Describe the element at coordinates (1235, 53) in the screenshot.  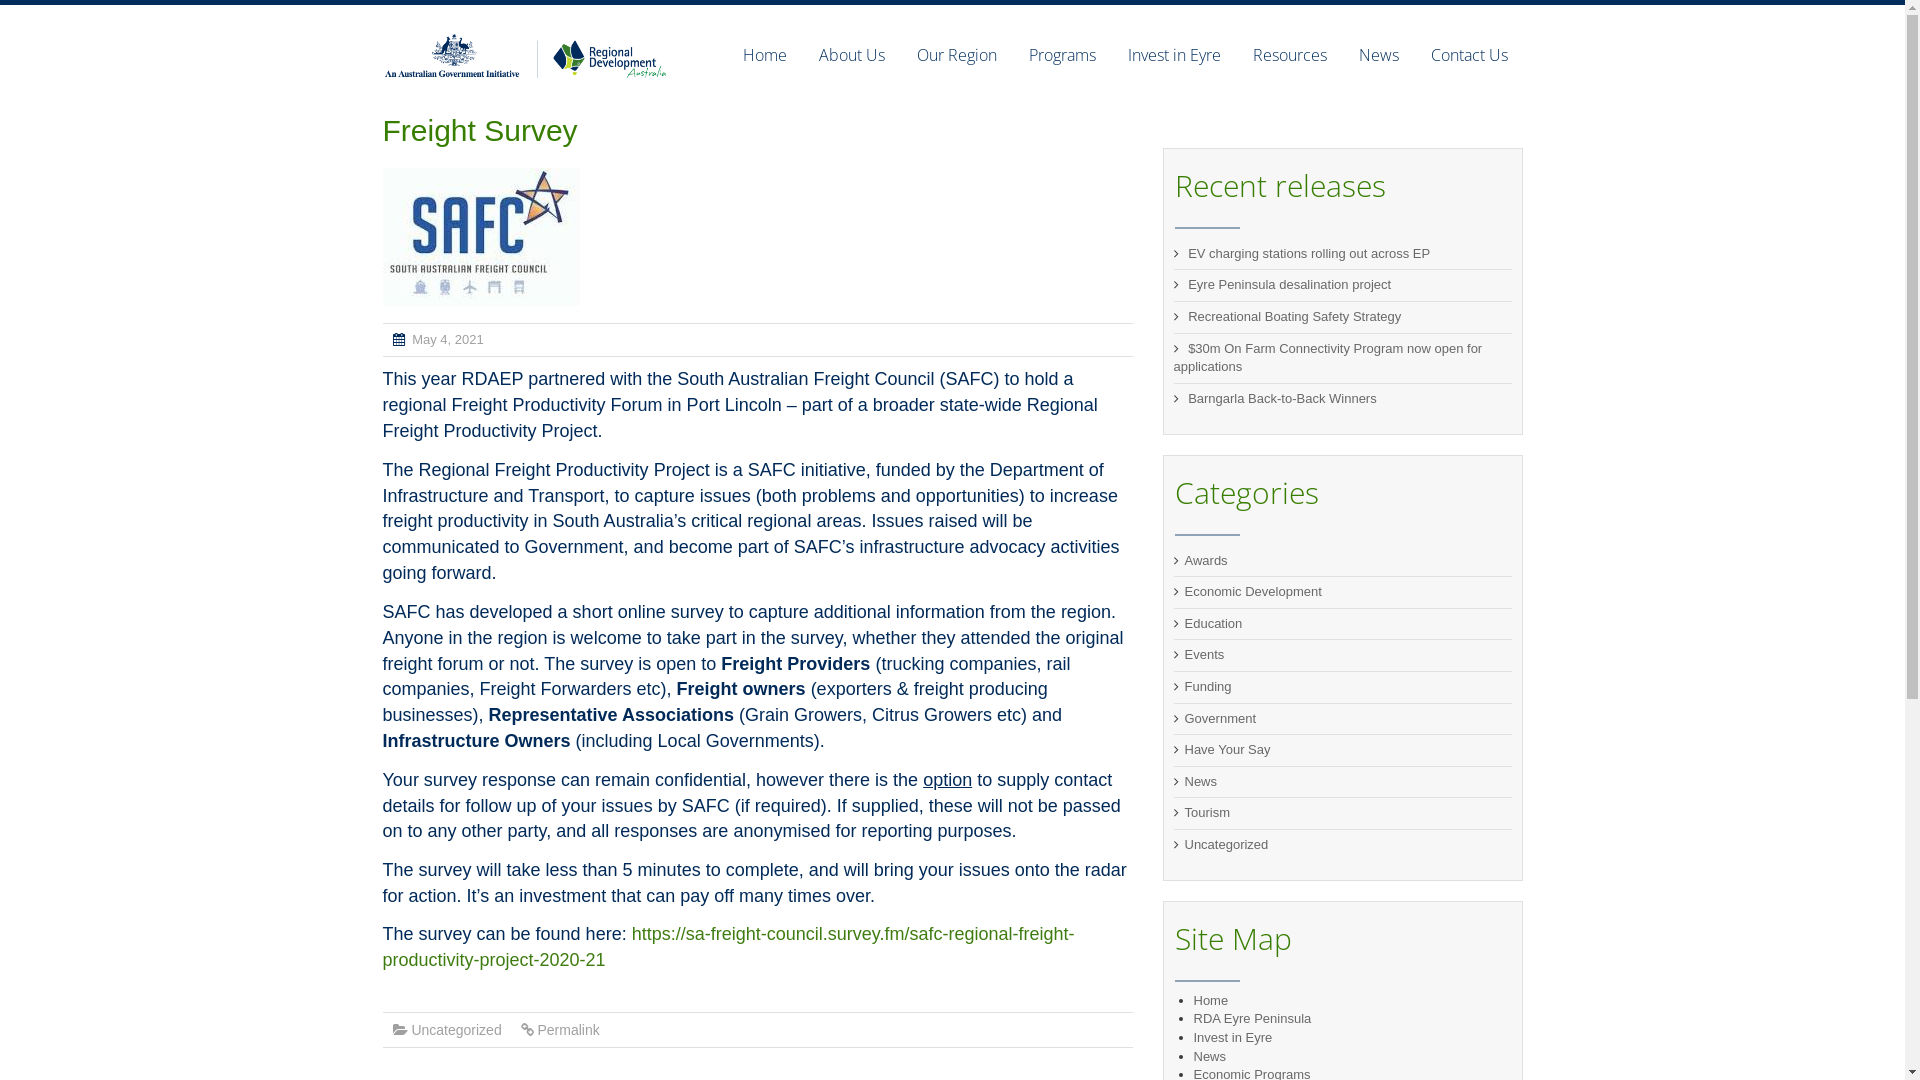
I see `'Resources'` at that location.